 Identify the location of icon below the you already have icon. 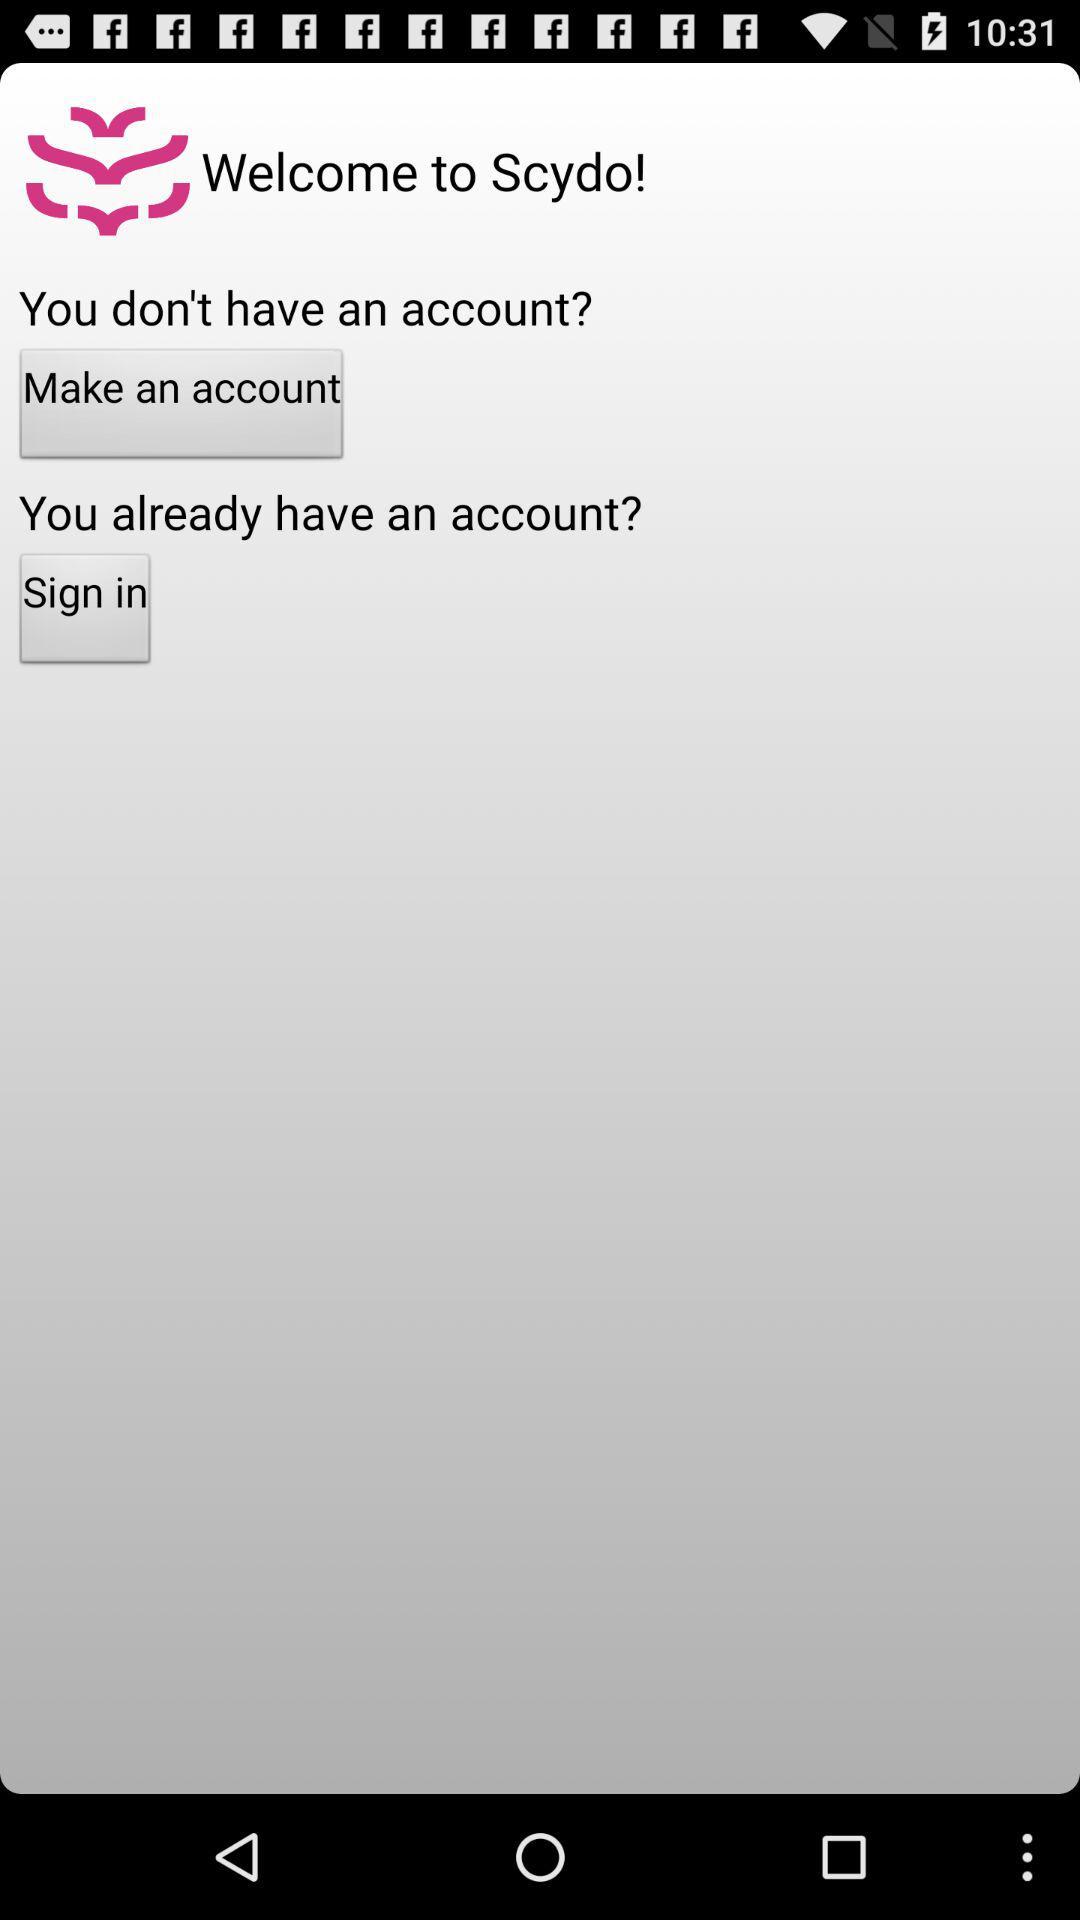
(84, 613).